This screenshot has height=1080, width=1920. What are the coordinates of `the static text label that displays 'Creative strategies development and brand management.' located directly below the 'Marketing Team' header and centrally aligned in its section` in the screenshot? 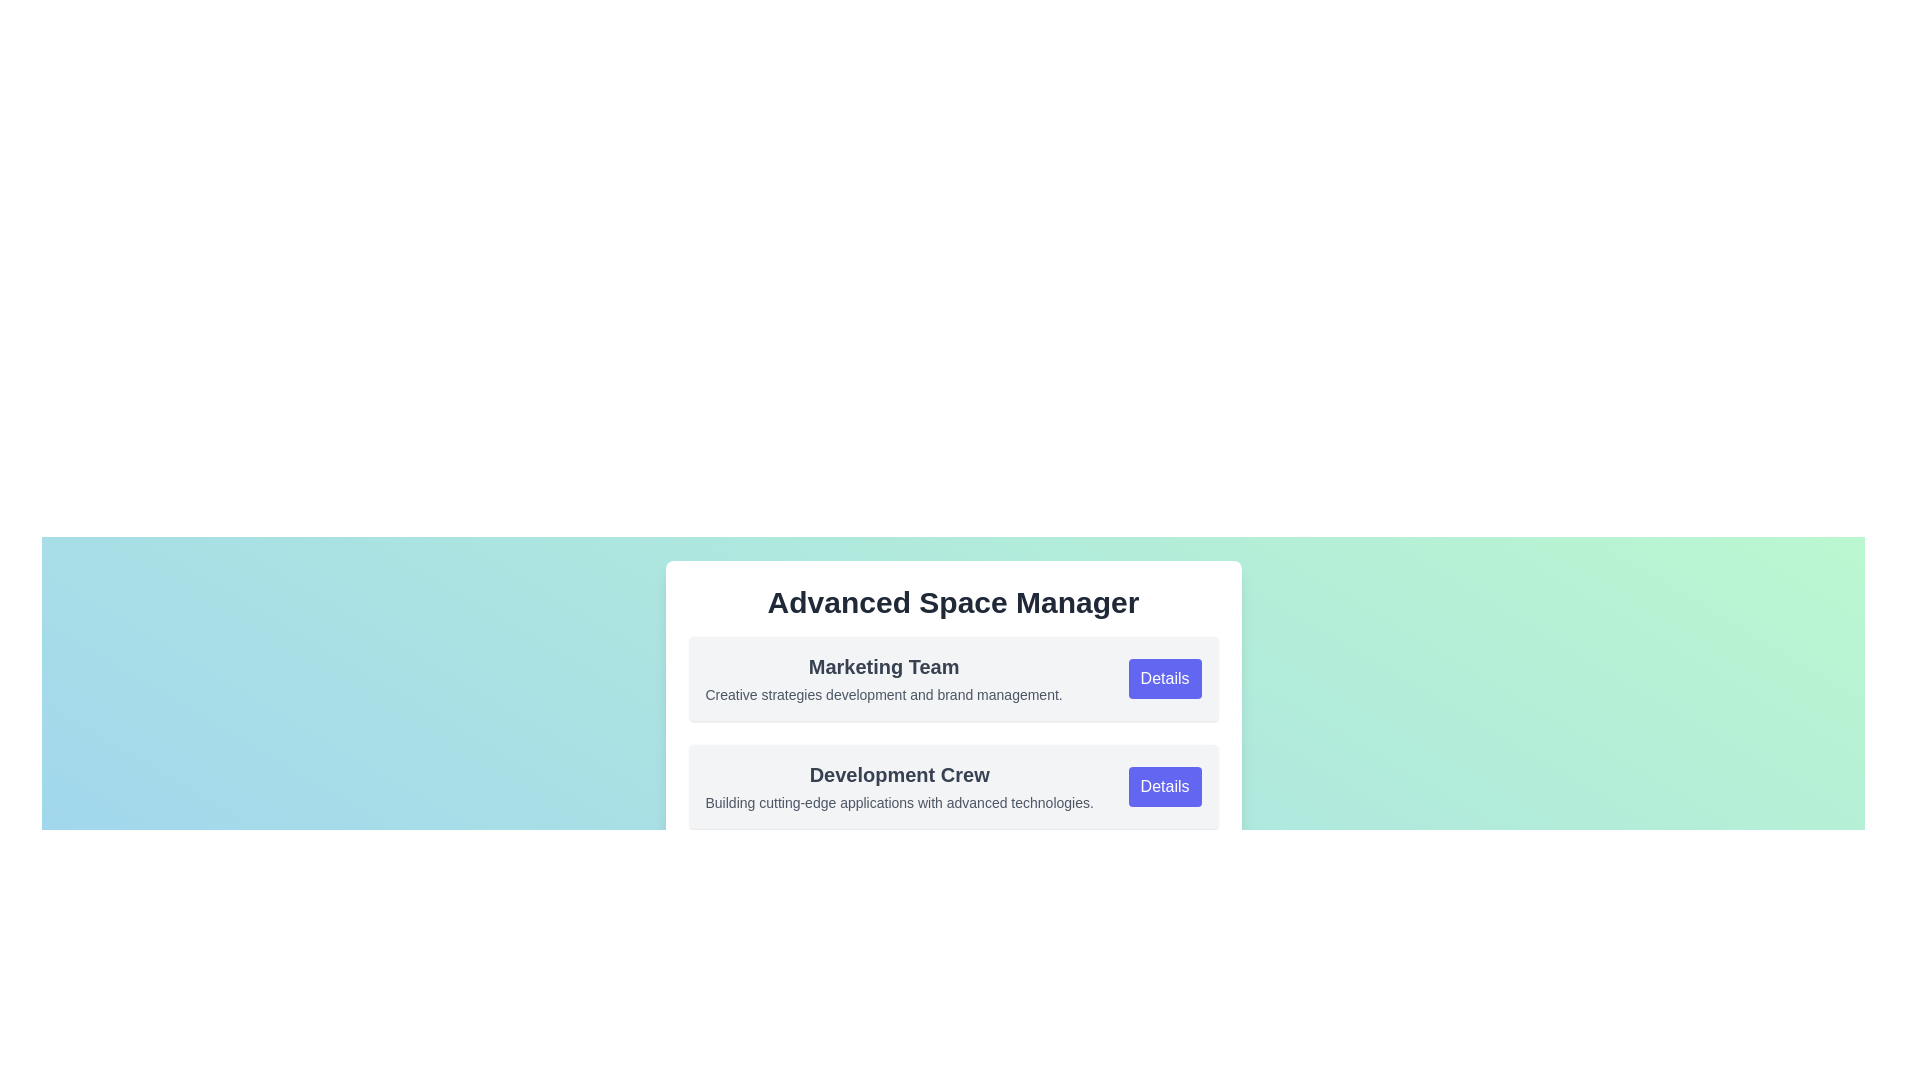 It's located at (883, 693).